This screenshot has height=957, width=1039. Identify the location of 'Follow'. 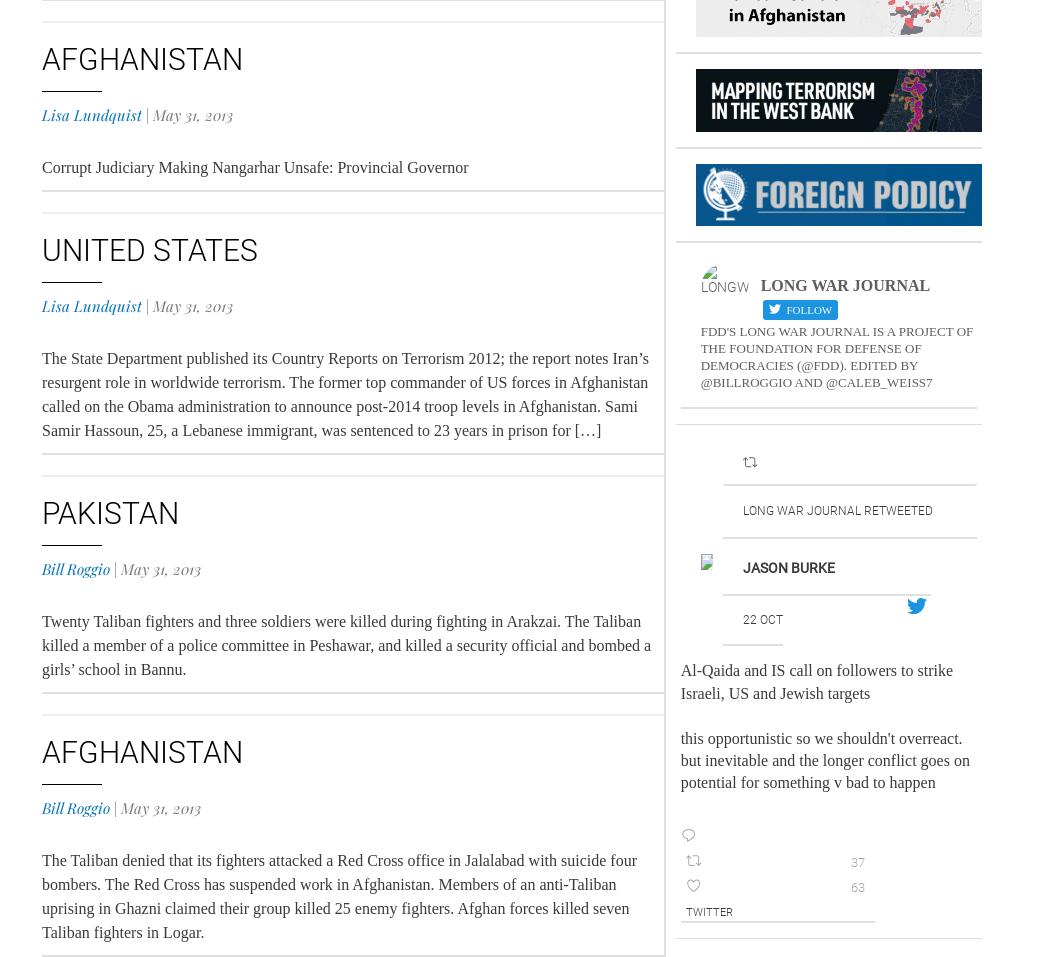
(806, 309).